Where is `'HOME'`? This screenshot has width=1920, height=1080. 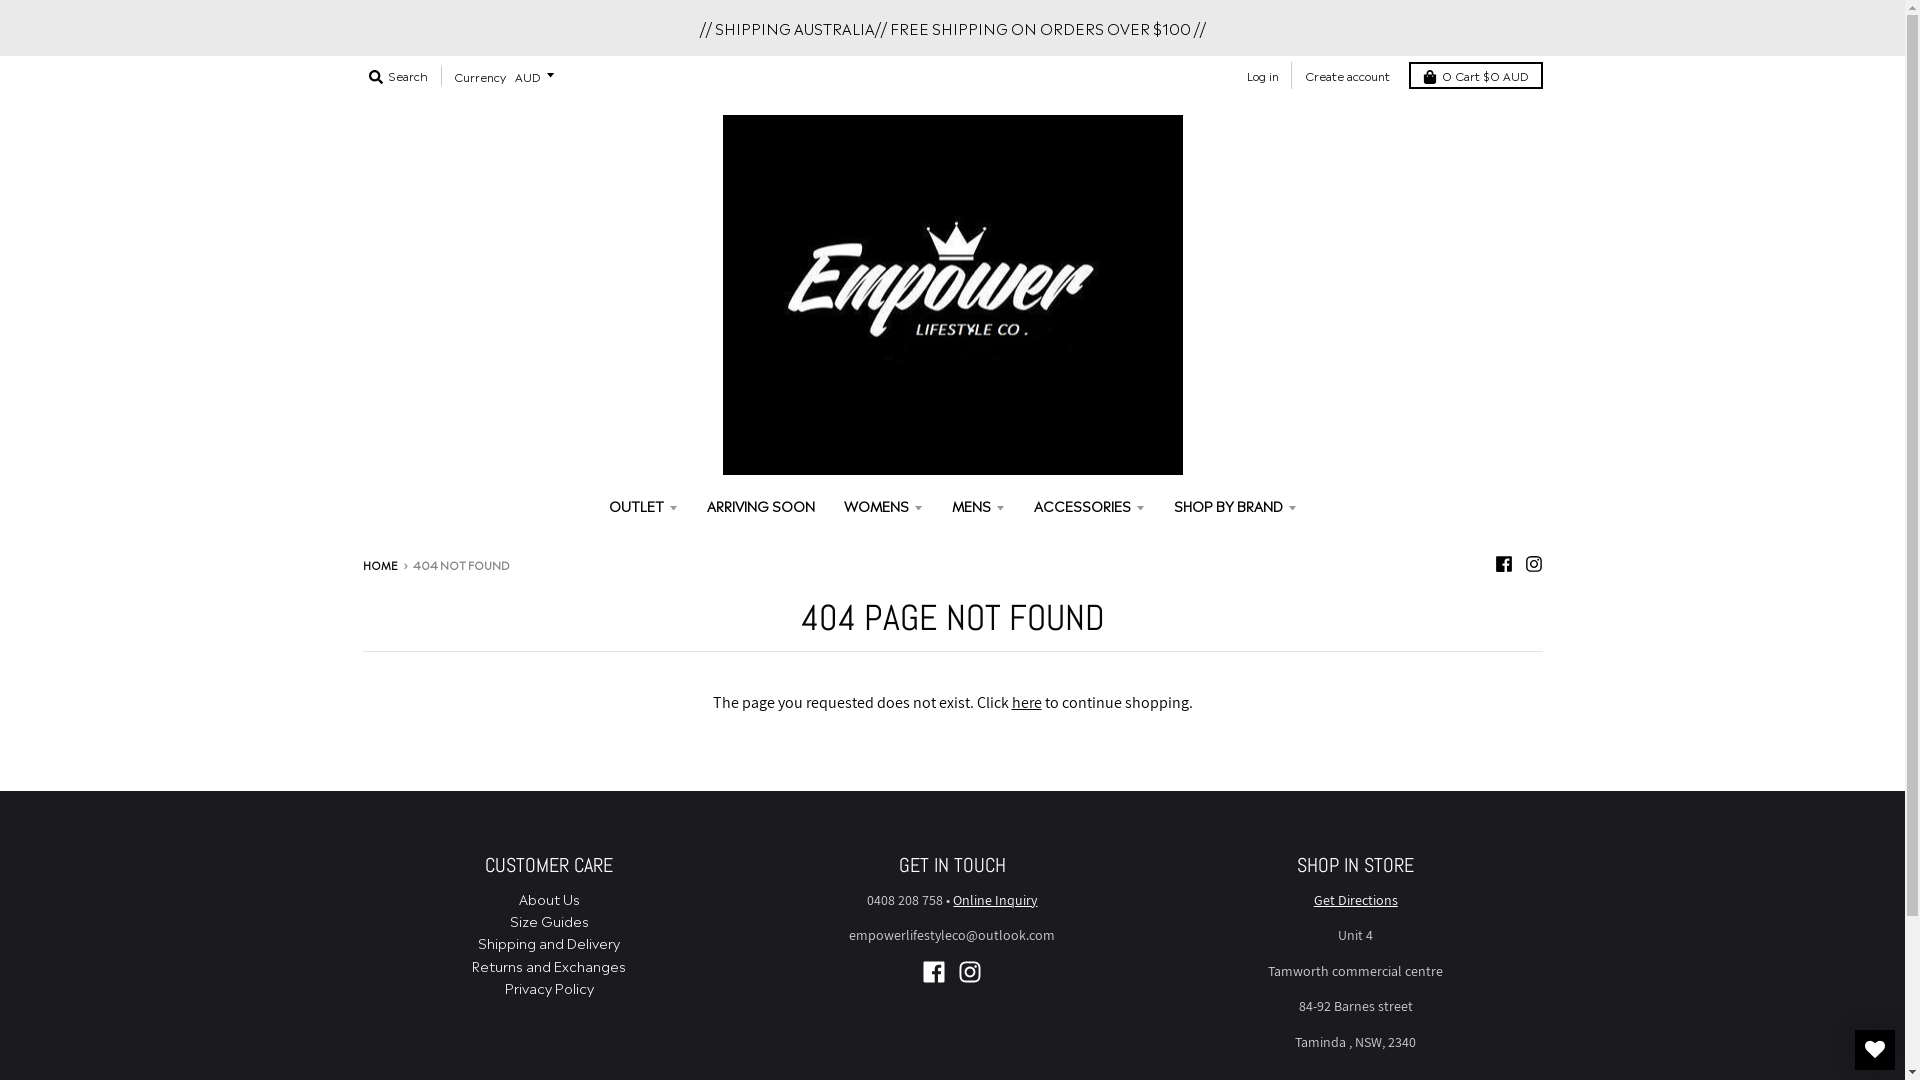
'HOME' is located at coordinates (361, 564).